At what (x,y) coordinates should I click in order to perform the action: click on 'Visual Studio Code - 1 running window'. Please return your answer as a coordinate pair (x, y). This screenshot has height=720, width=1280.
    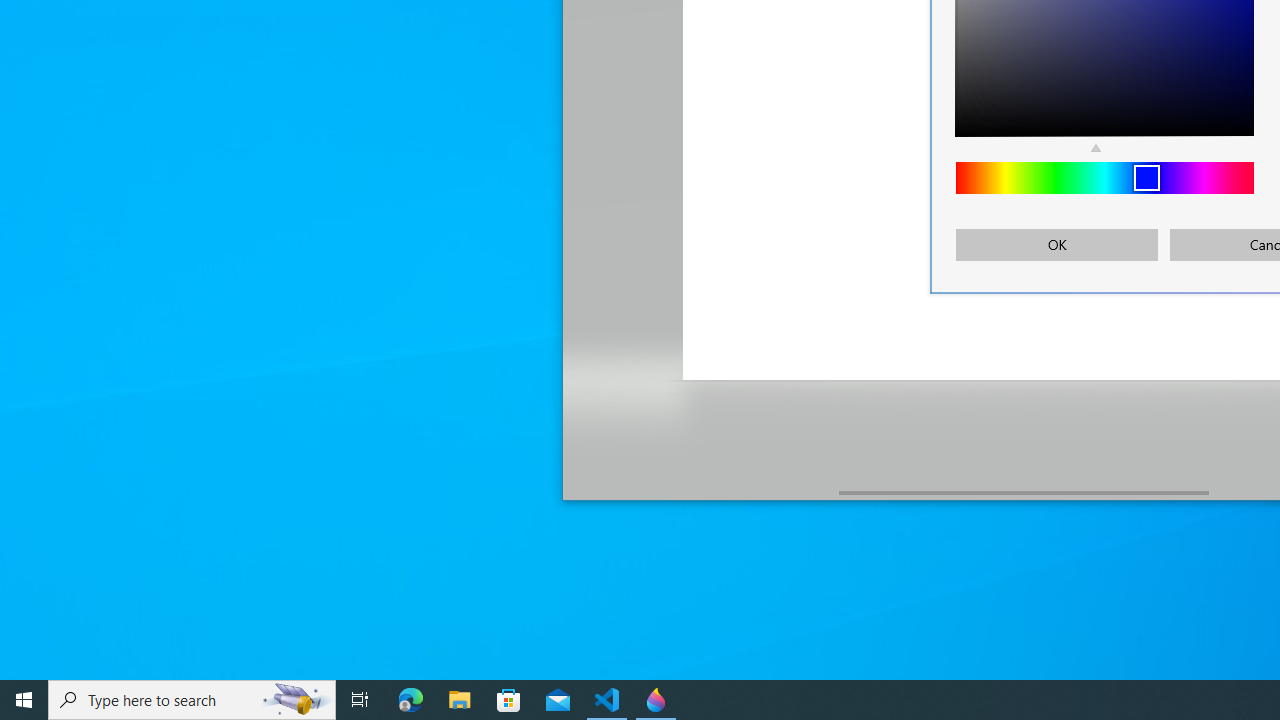
    Looking at the image, I should click on (606, 698).